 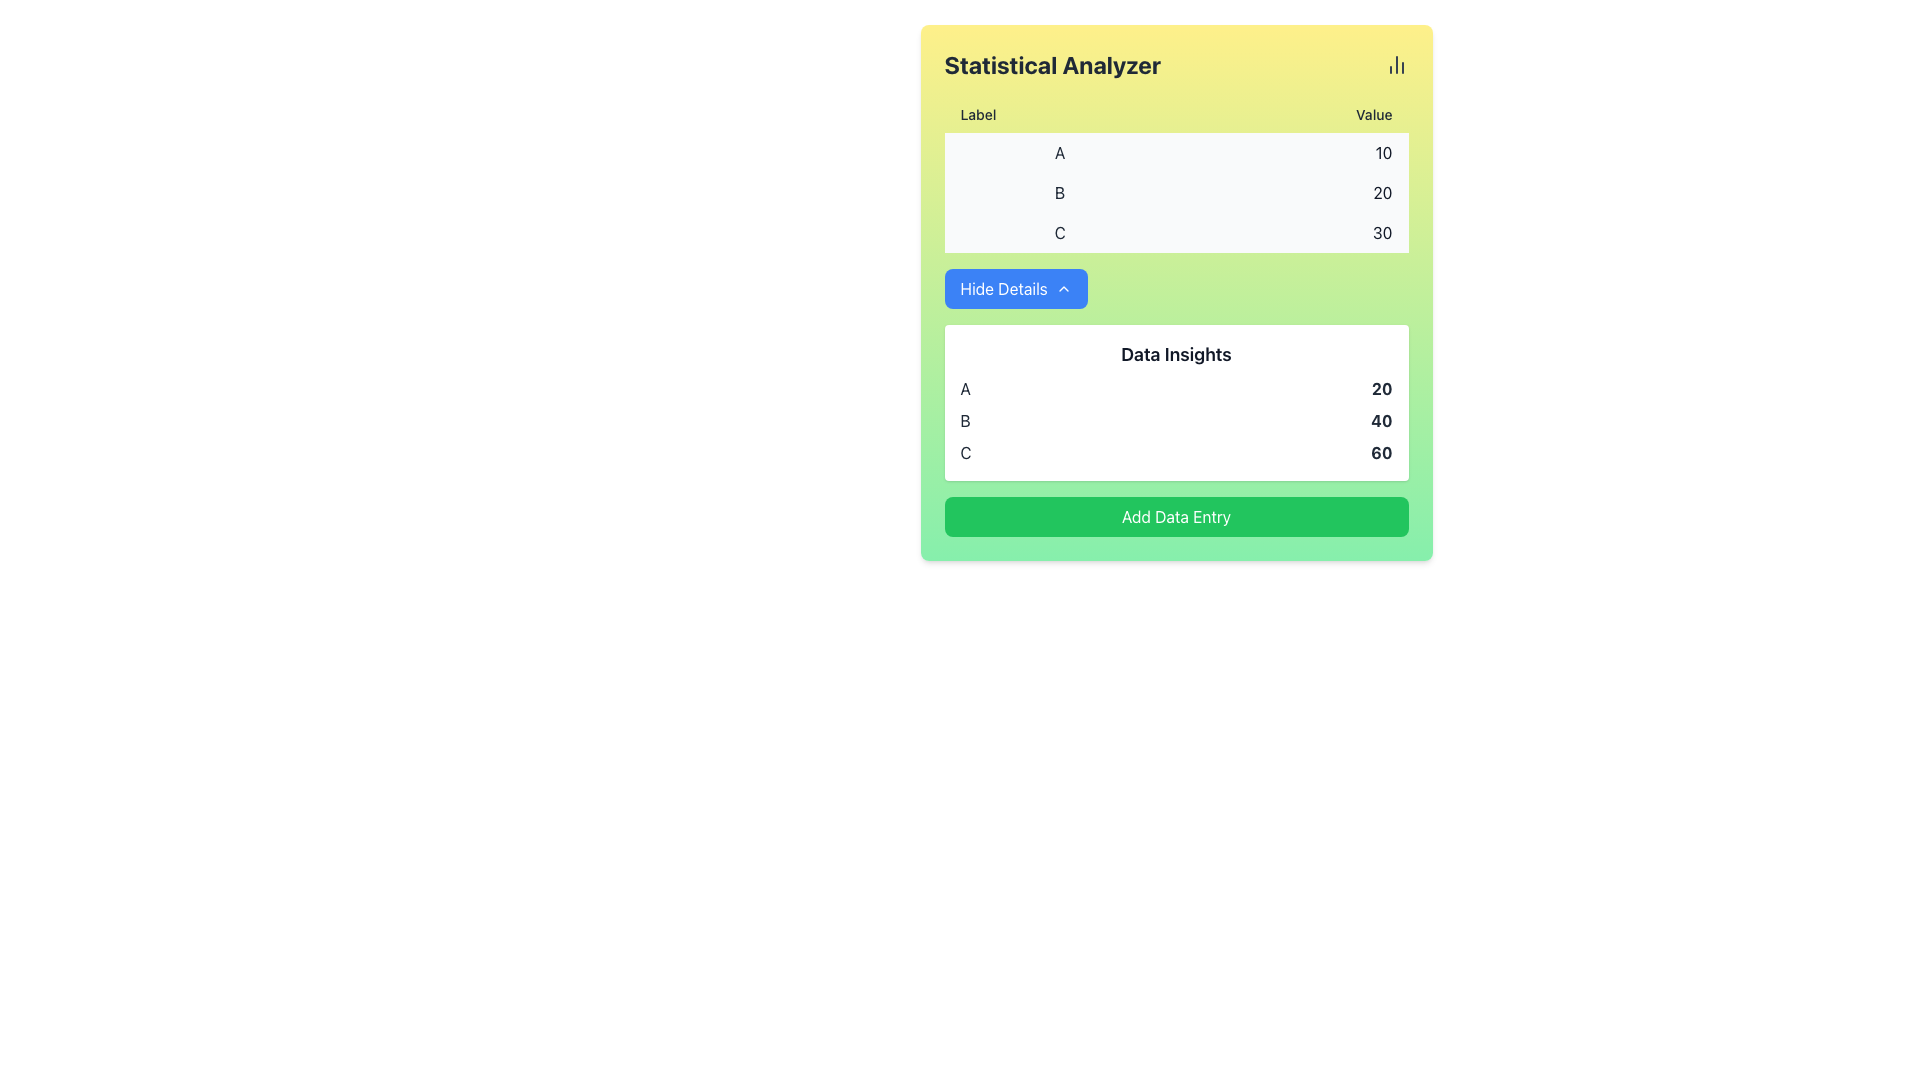 I want to click on the numeric value displayed in dark gray color, located in the first row of the 'Value' column adjacent, so click(x=1292, y=152).